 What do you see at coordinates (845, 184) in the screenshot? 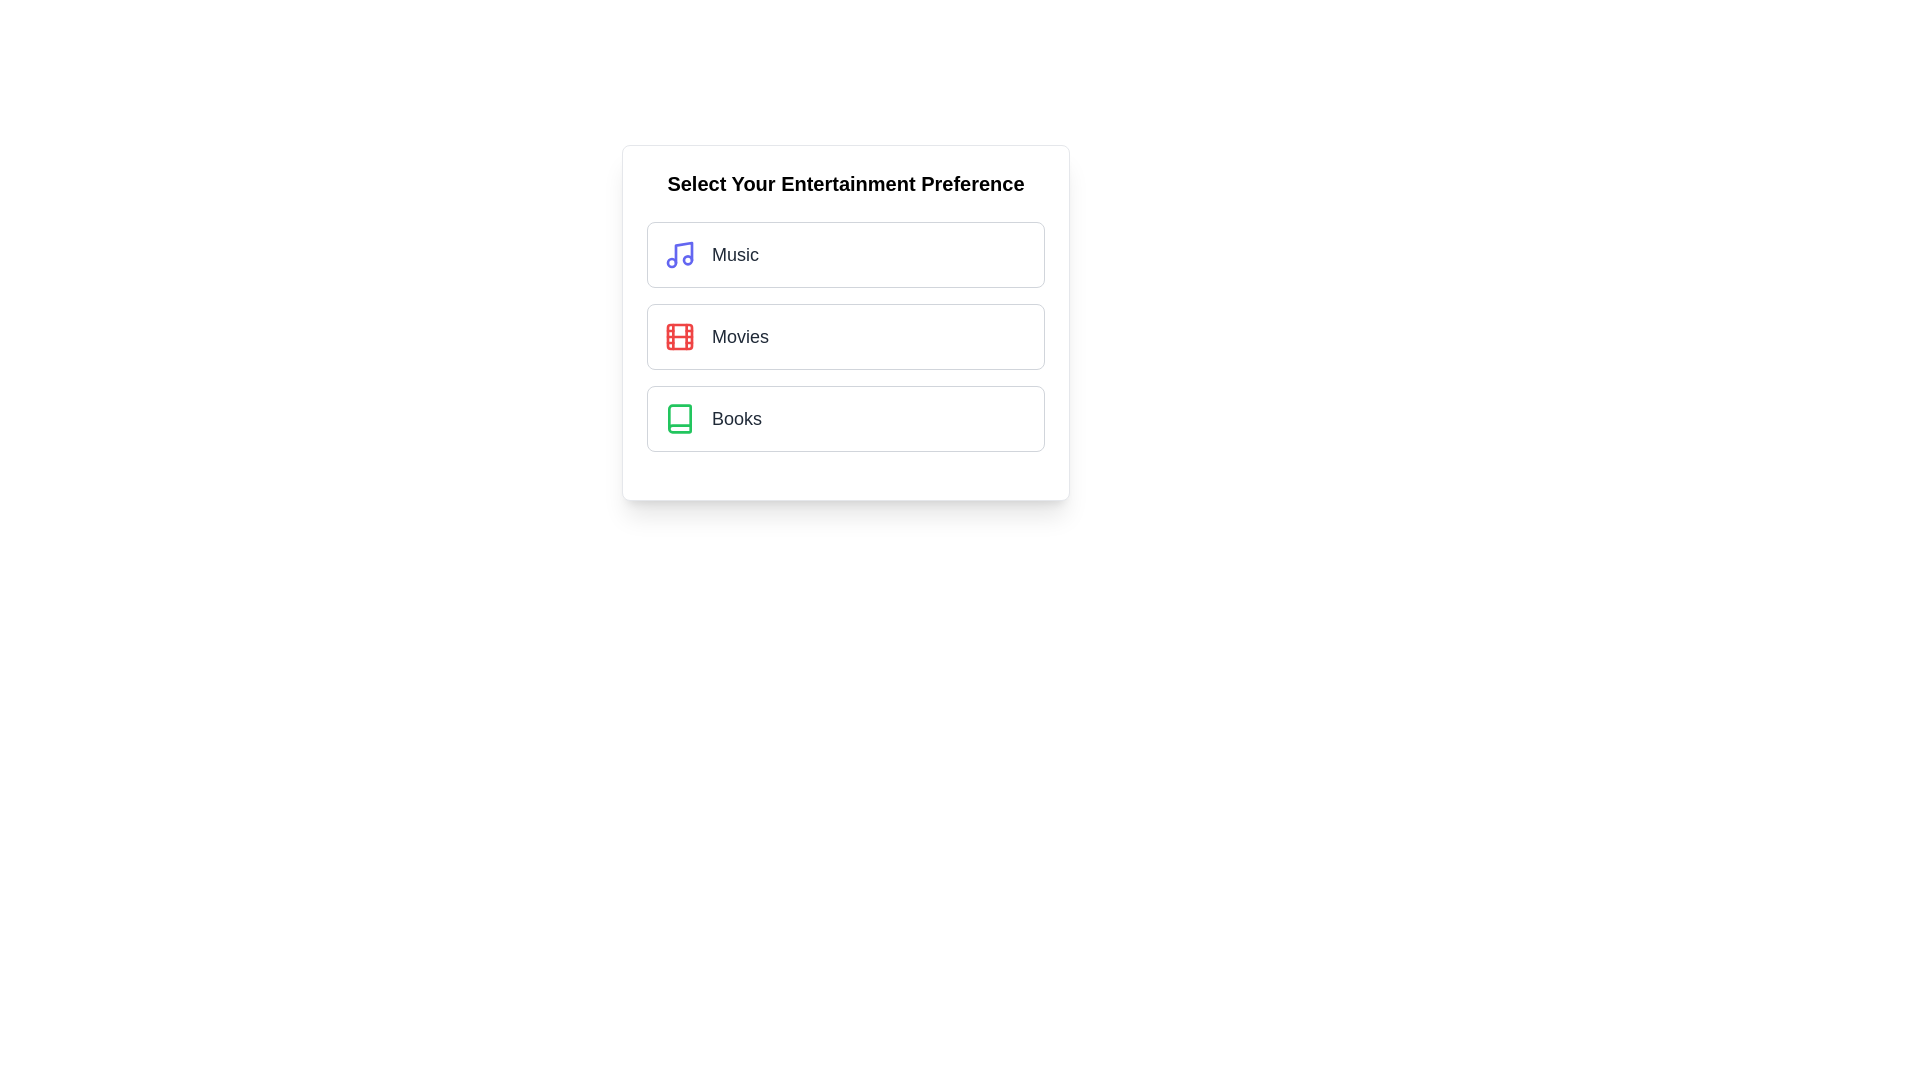
I see `the header text label indicating entertainment preferences, which is located above the options for 'Music', 'Movies', and 'Books'` at bounding box center [845, 184].